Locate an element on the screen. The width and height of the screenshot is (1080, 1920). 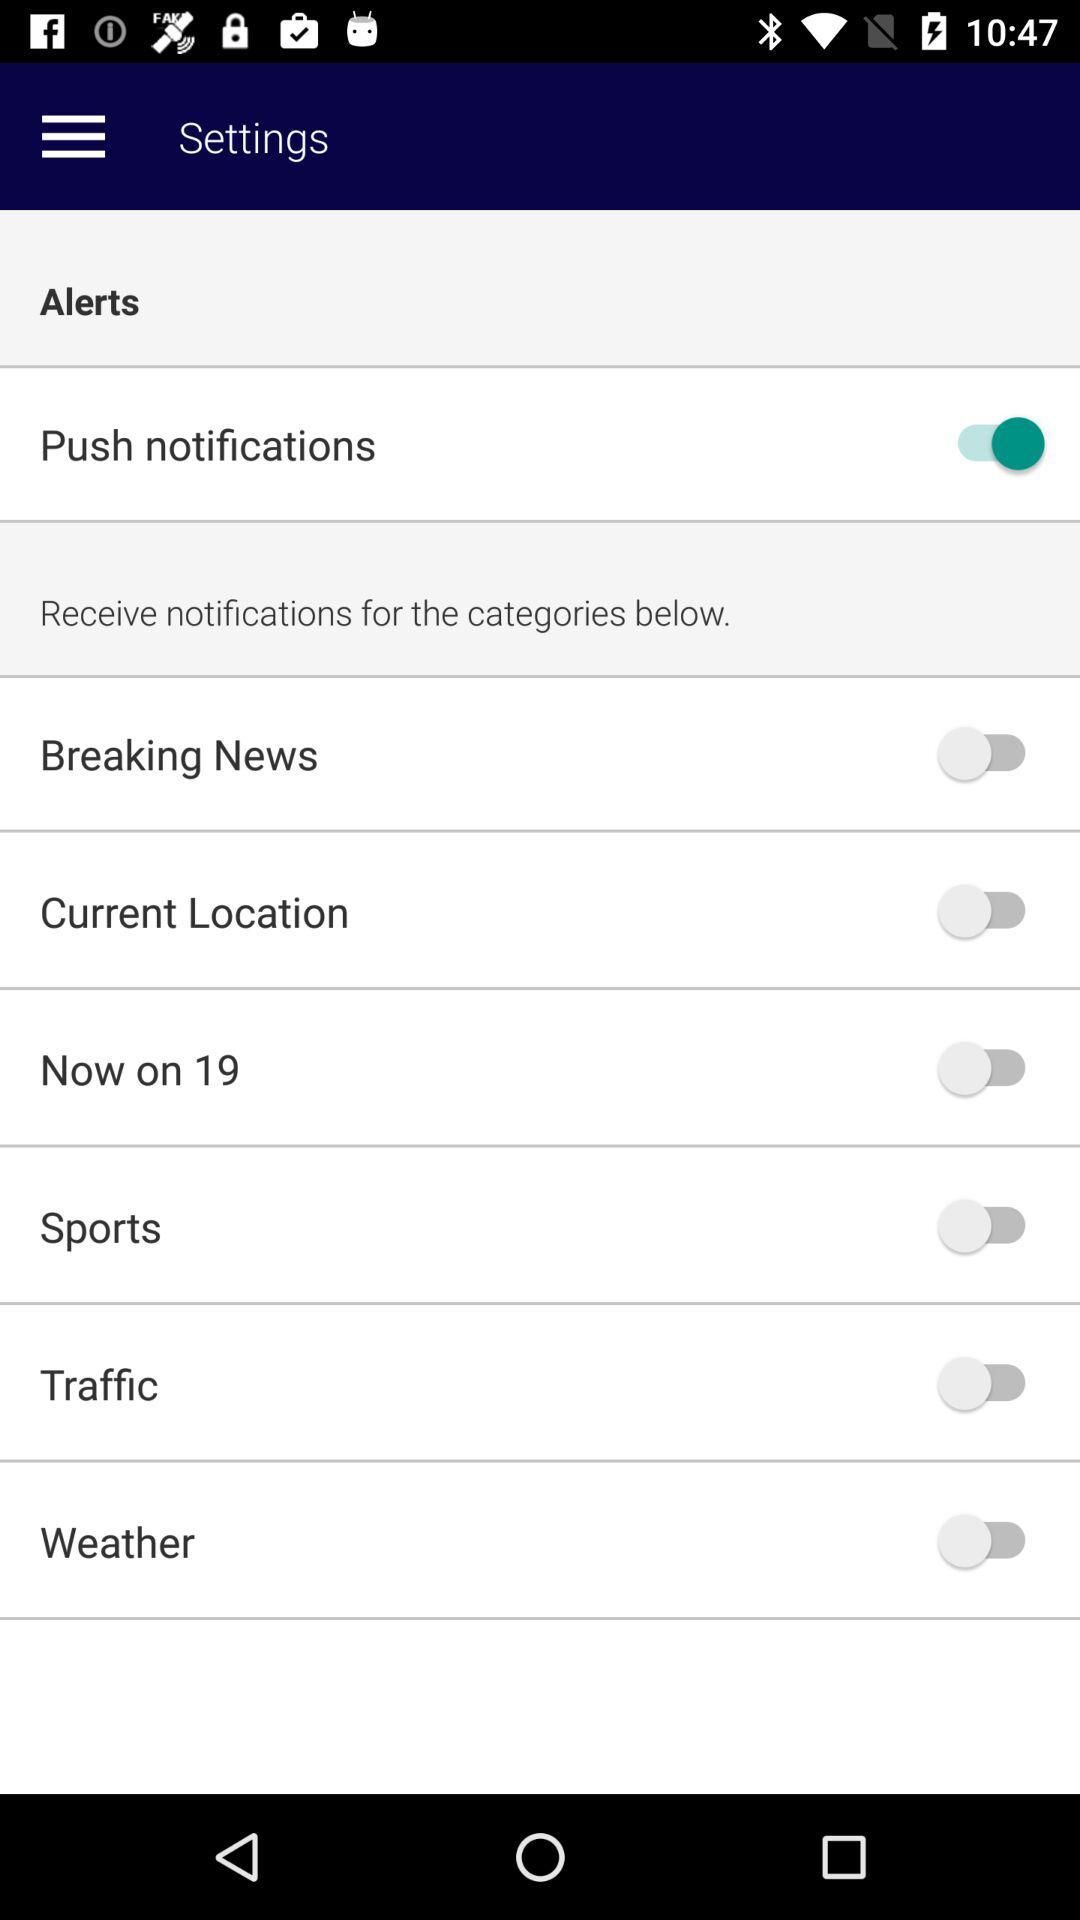
the icon at the top left corner is located at coordinates (72, 135).